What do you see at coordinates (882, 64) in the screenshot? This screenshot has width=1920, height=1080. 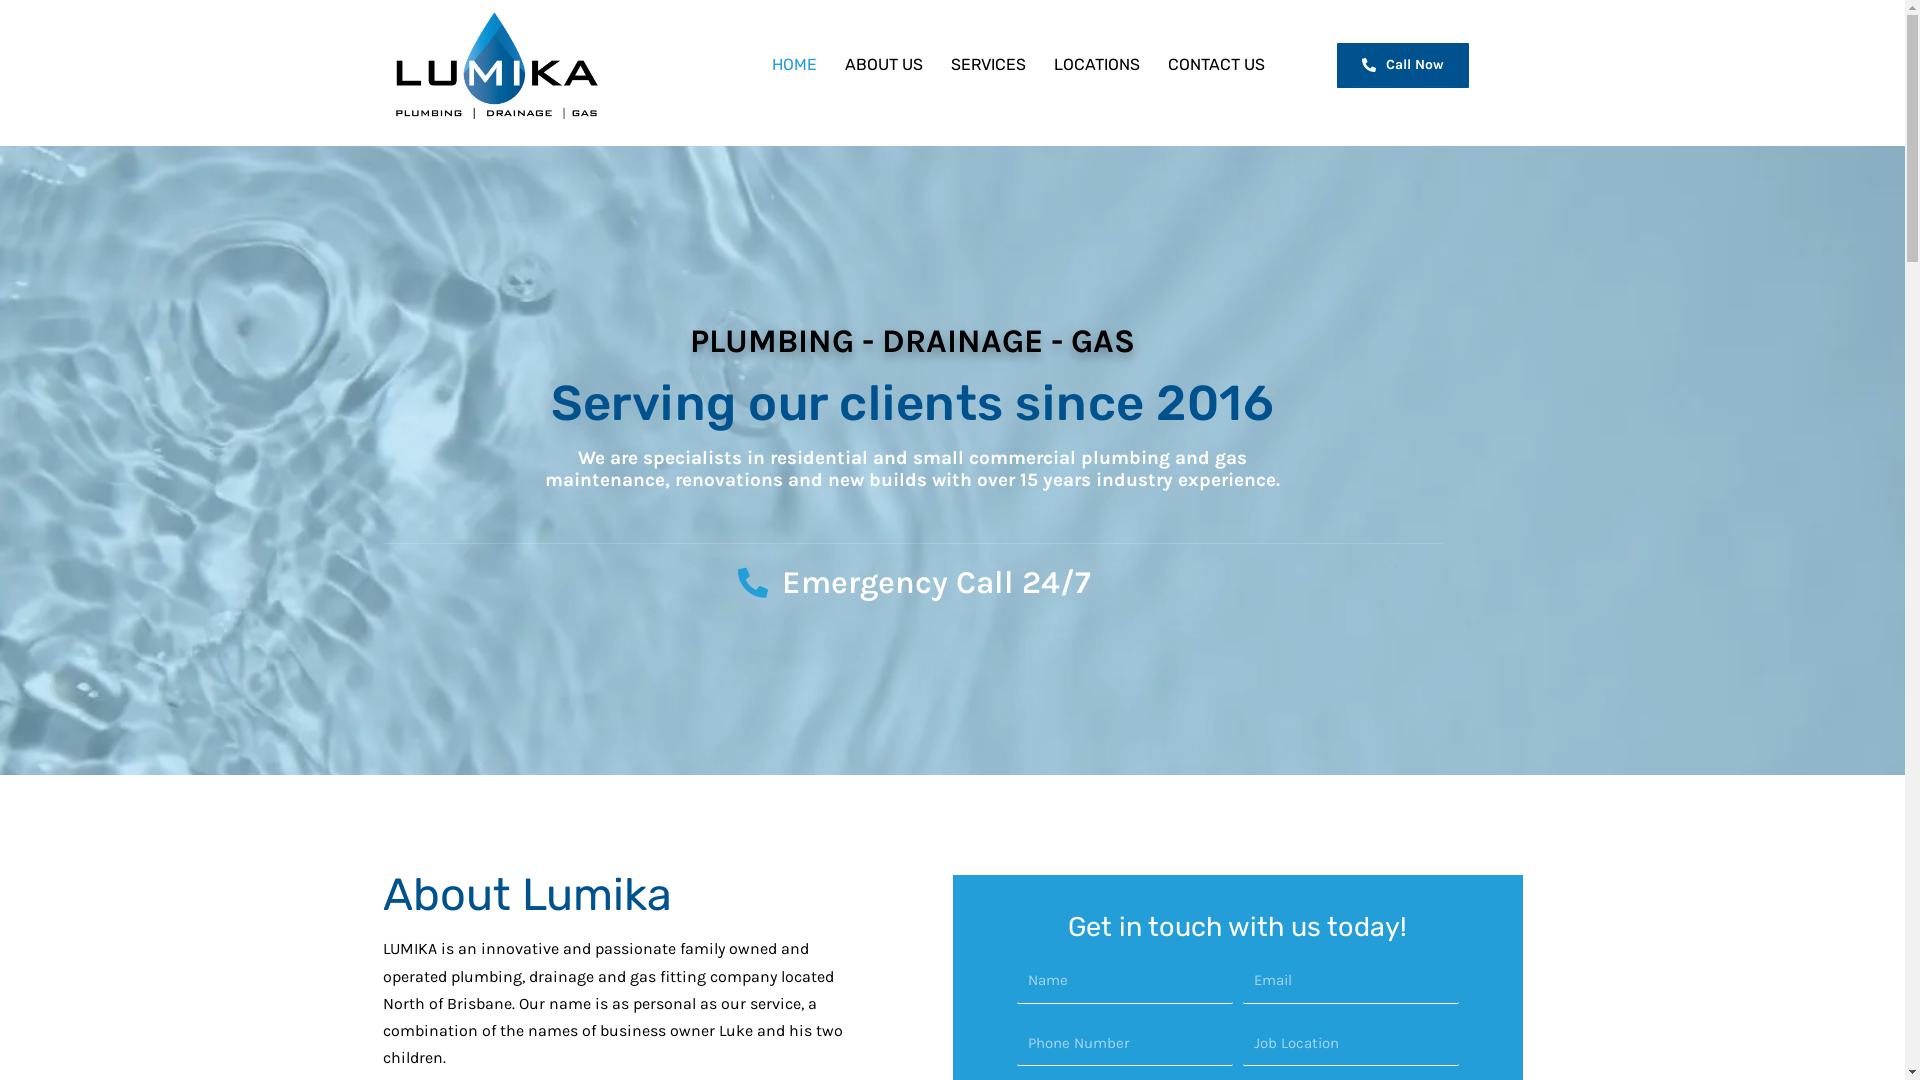 I see `'ABOUT US'` at bounding box center [882, 64].